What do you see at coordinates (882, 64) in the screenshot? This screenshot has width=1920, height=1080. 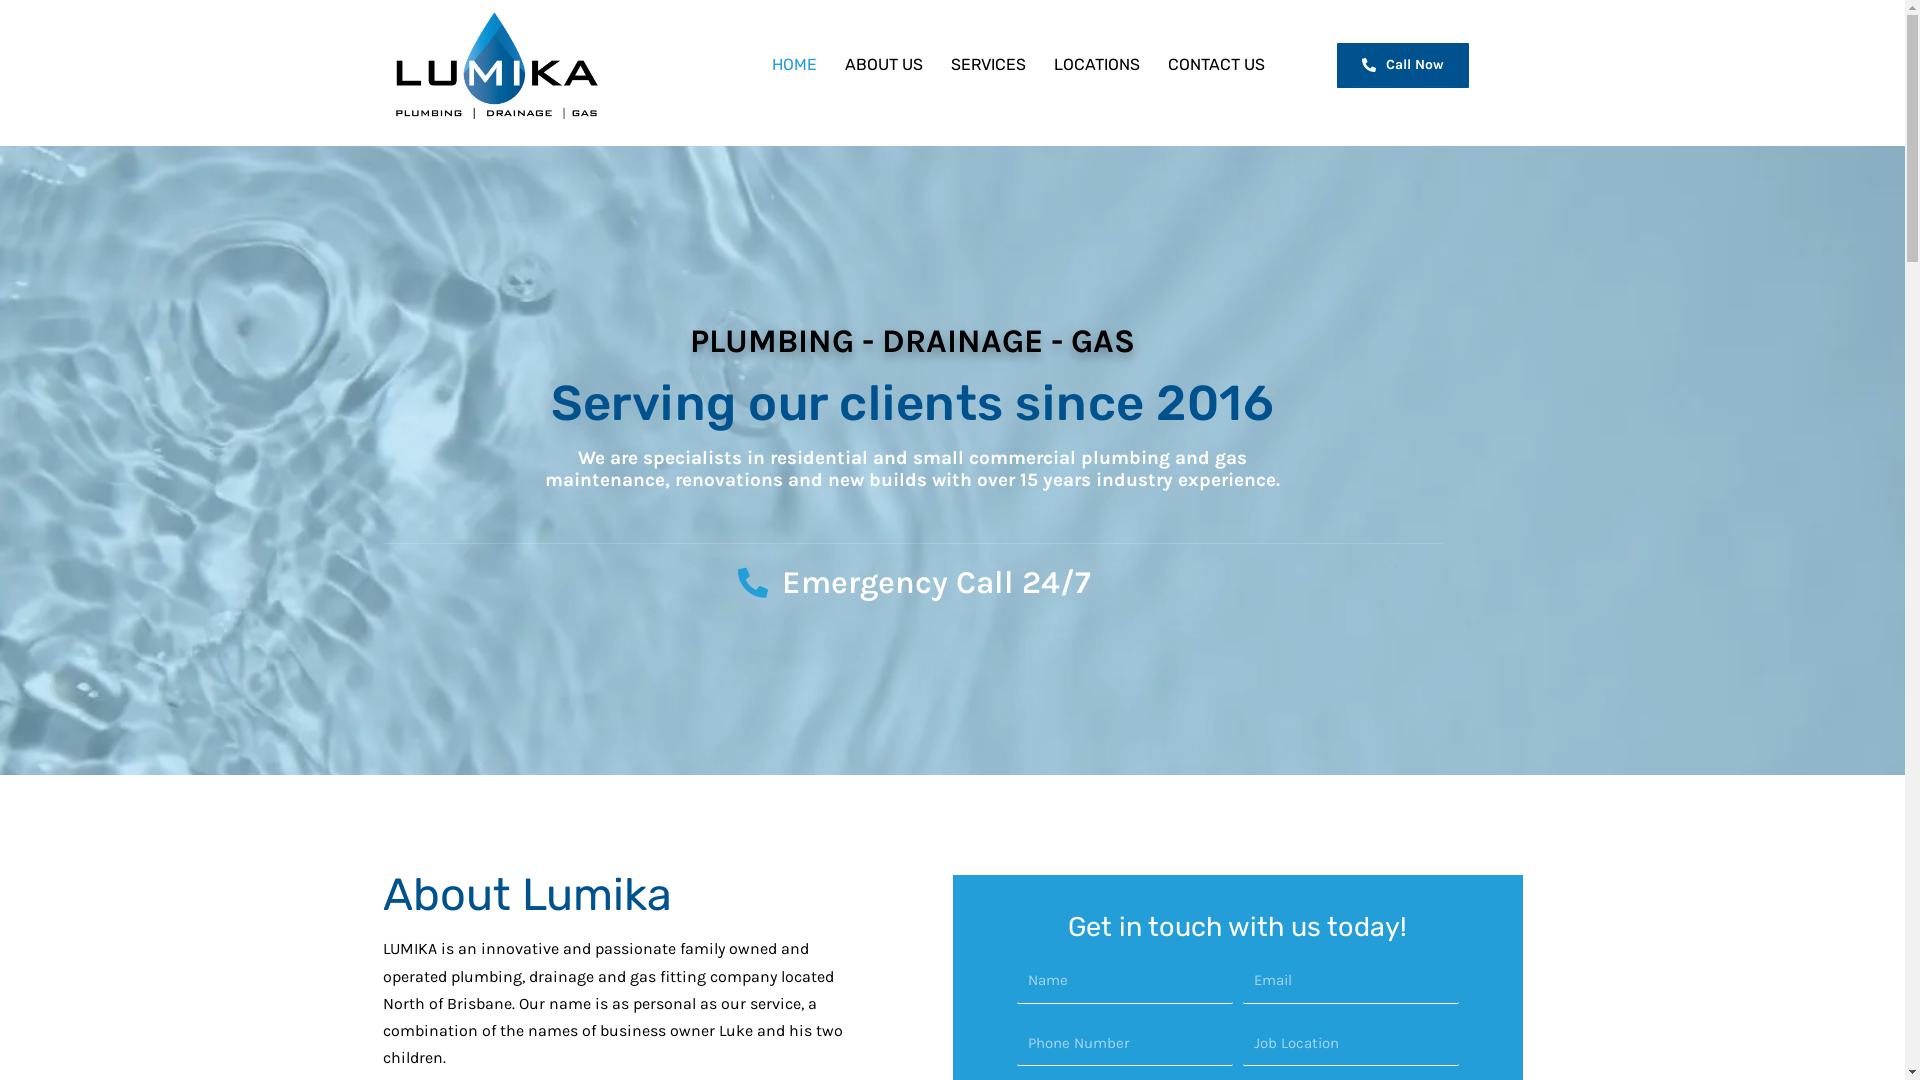 I see `'ABOUT US'` at bounding box center [882, 64].